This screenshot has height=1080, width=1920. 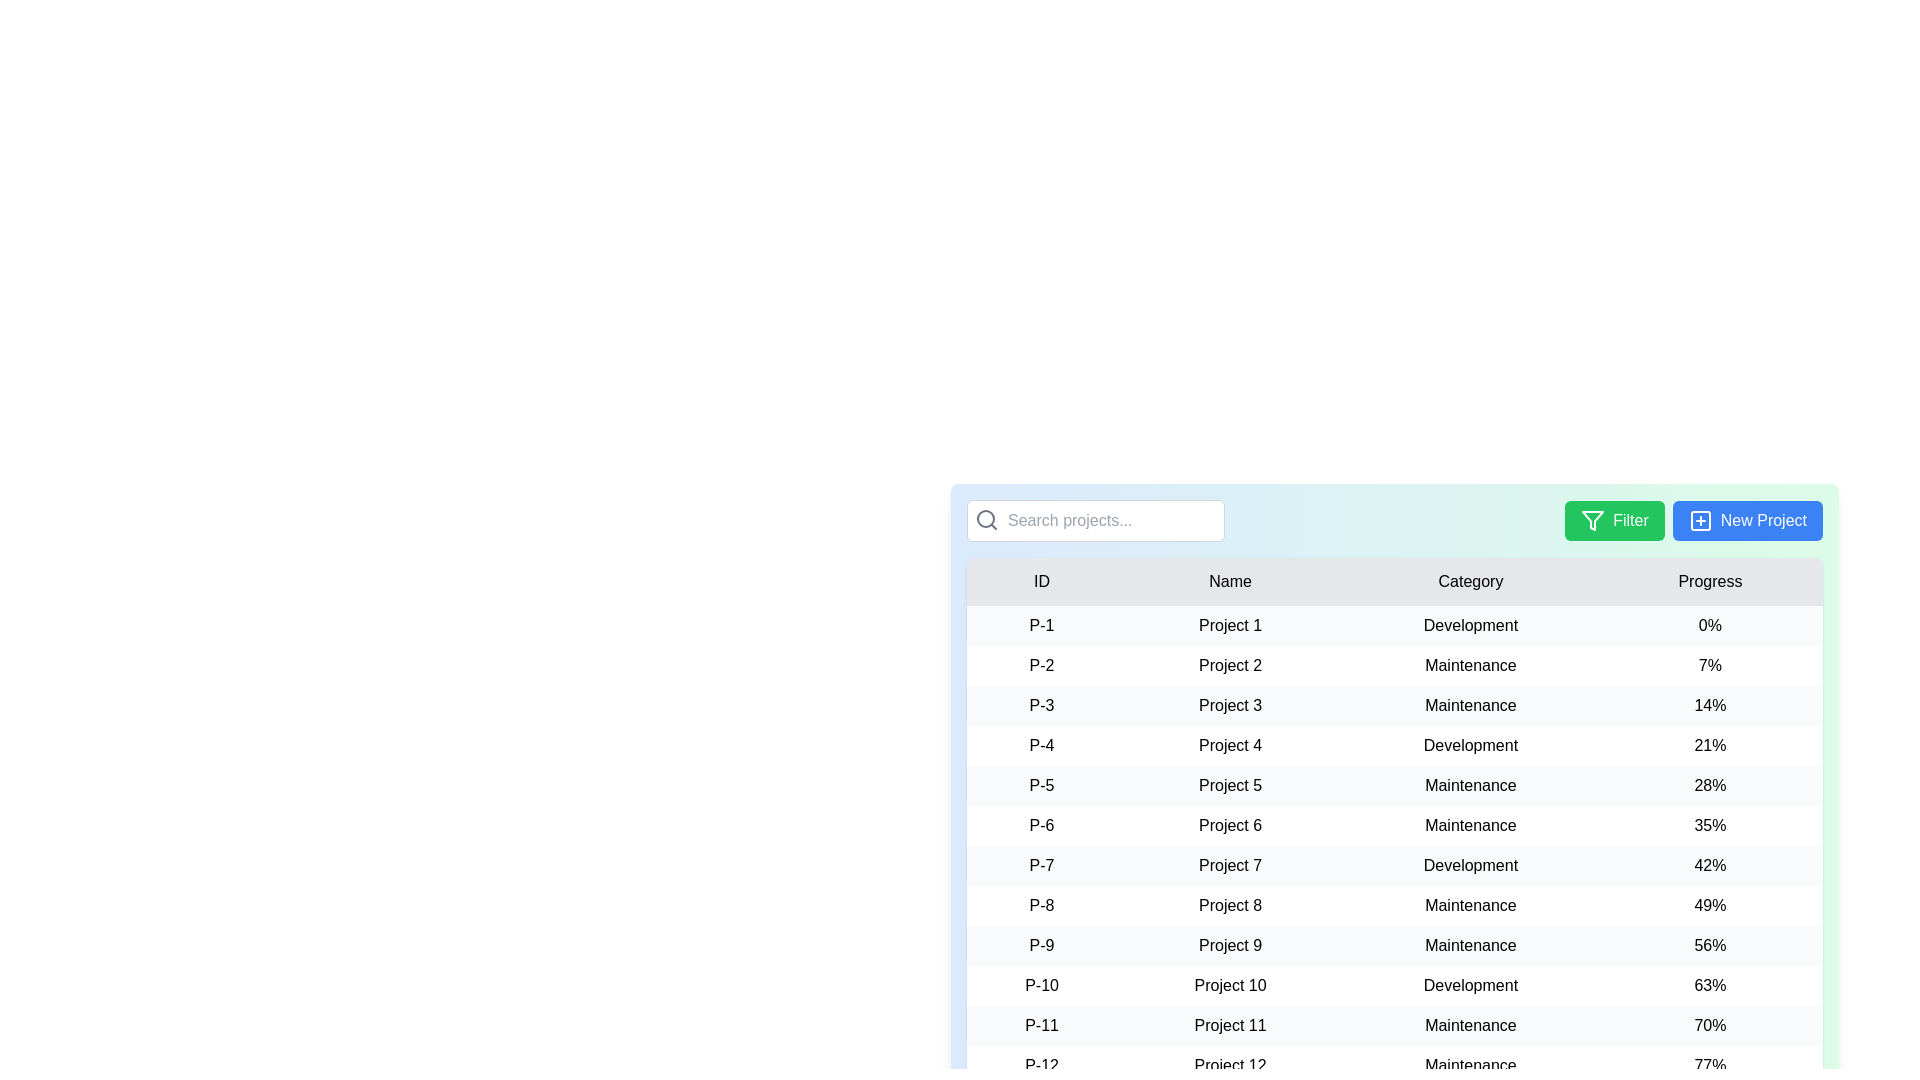 I want to click on 'New Project' button to add a new project, so click(x=1746, y=519).